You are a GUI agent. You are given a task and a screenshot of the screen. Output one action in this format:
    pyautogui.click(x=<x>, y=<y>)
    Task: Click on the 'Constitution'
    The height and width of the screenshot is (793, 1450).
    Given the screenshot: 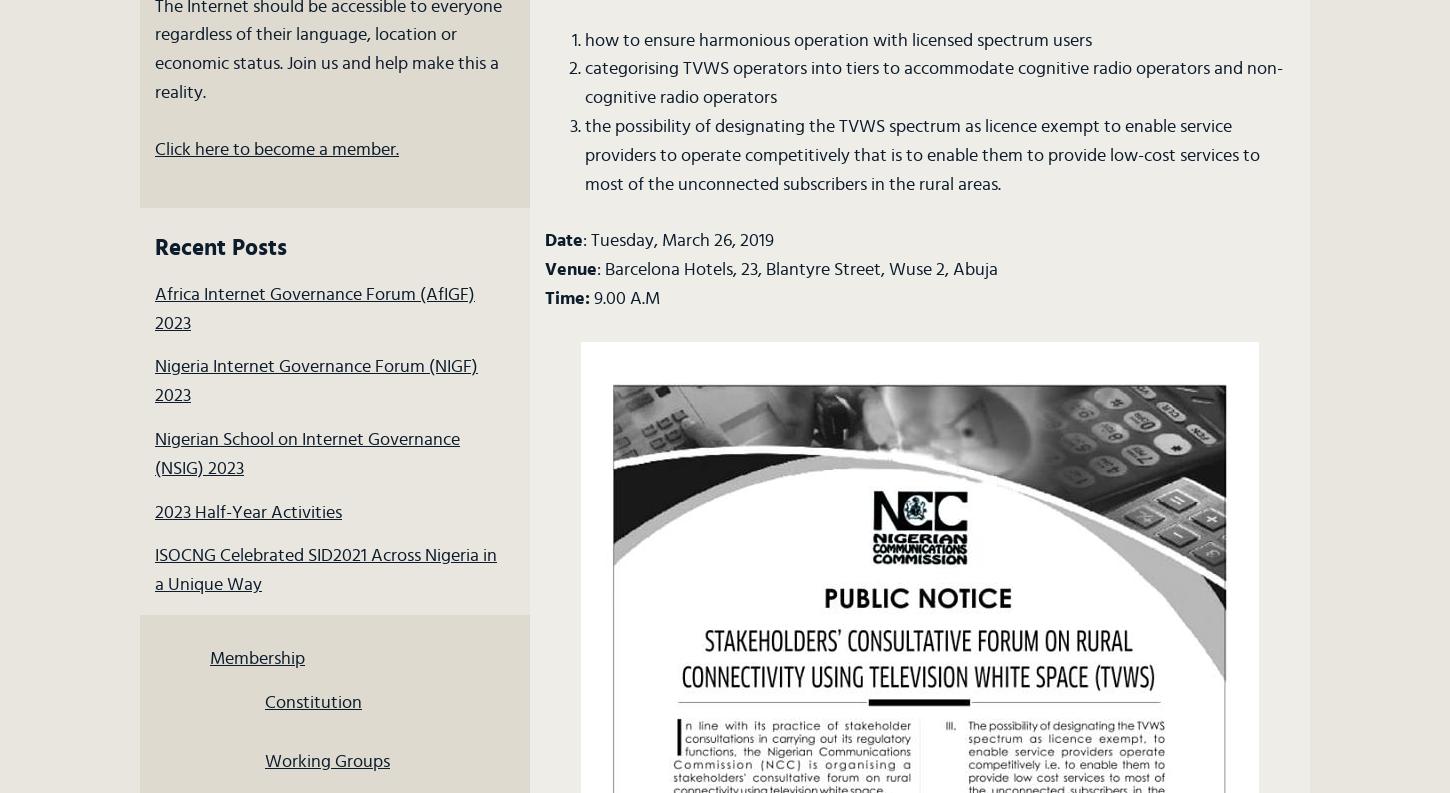 What is the action you would take?
    pyautogui.click(x=265, y=701)
    